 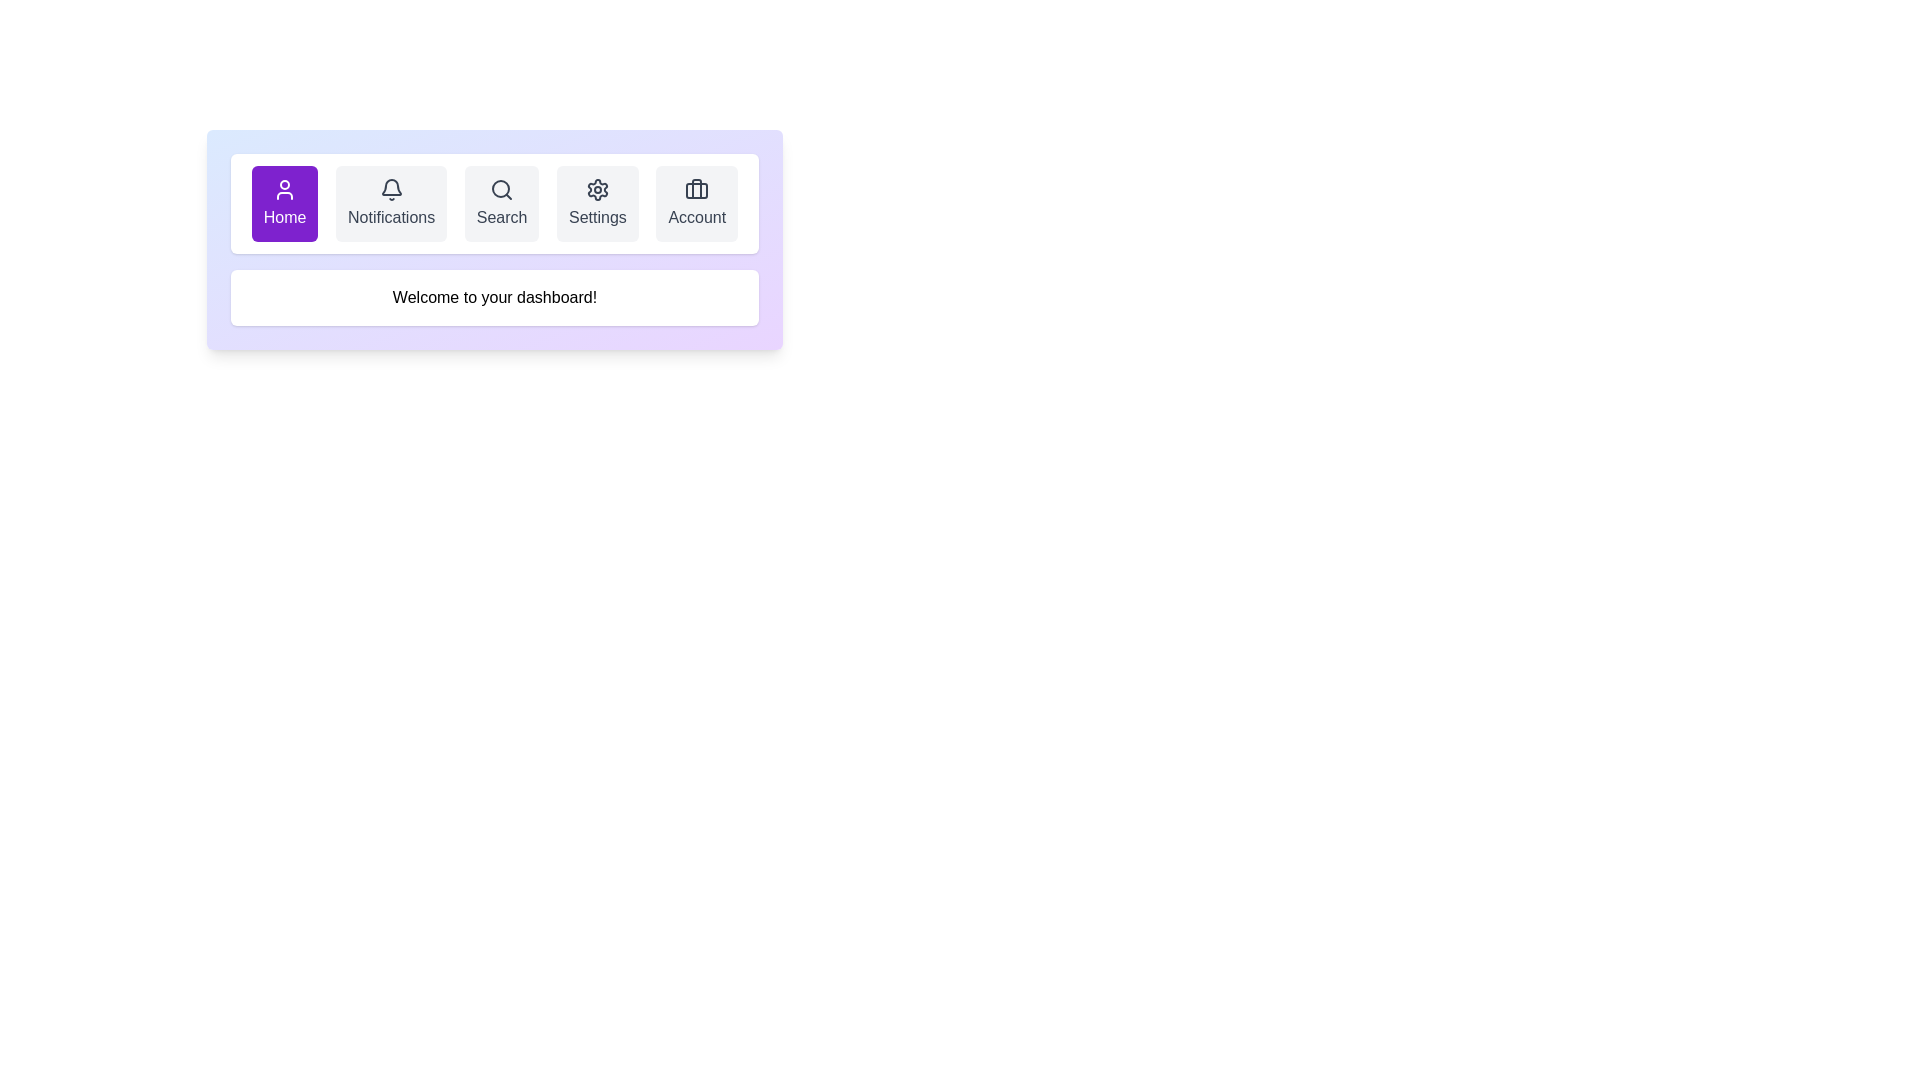 What do you see at coordinates (697, 191) in the screenshot?
I see `the visual vector graphic shape that is part of the briefcase icon in the 'Account' section of the navigation bar, located at the far-right end of the top navigation bar` at bounding box center [697, 191].